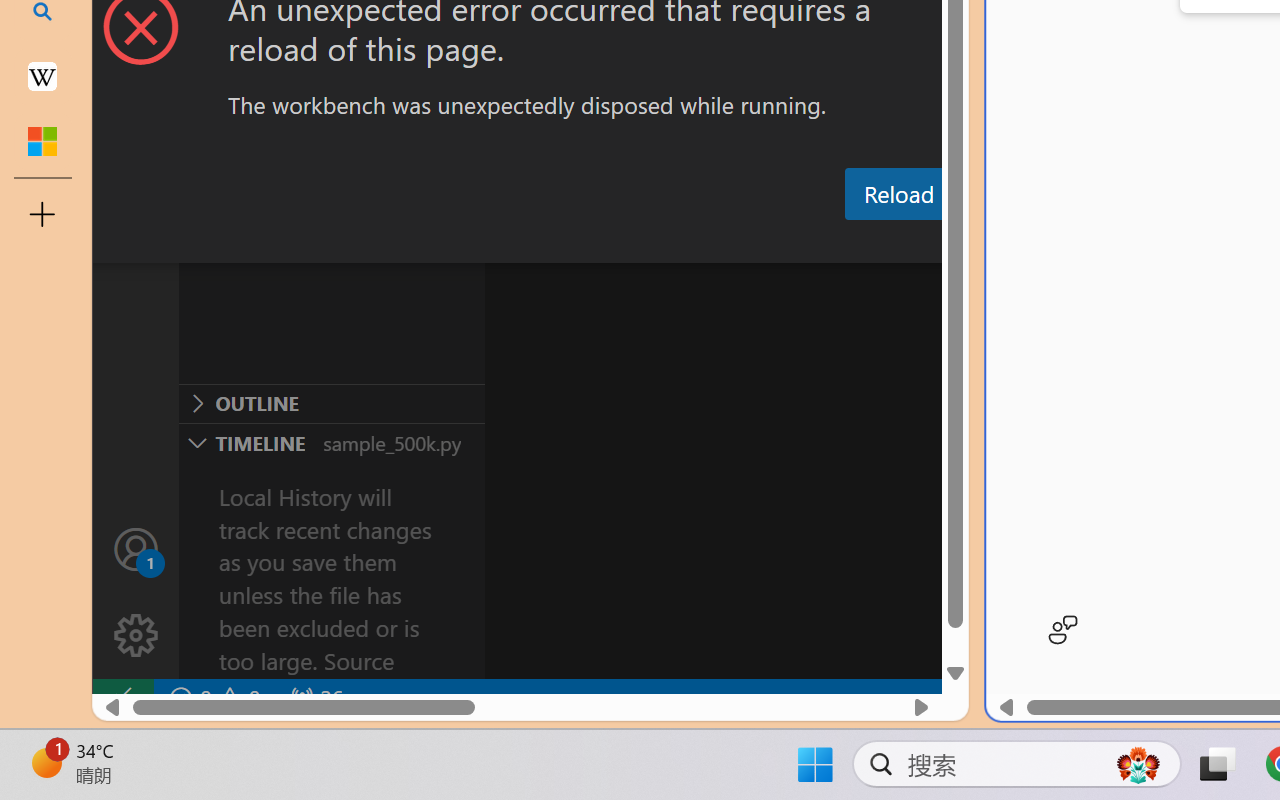 The width and height of the screenshot is (1280, 800). What do you see at coordinates (134, 548) in the screenshot?
I see `'Accounts - Sign in requested'` at bounding box center [134, 548].